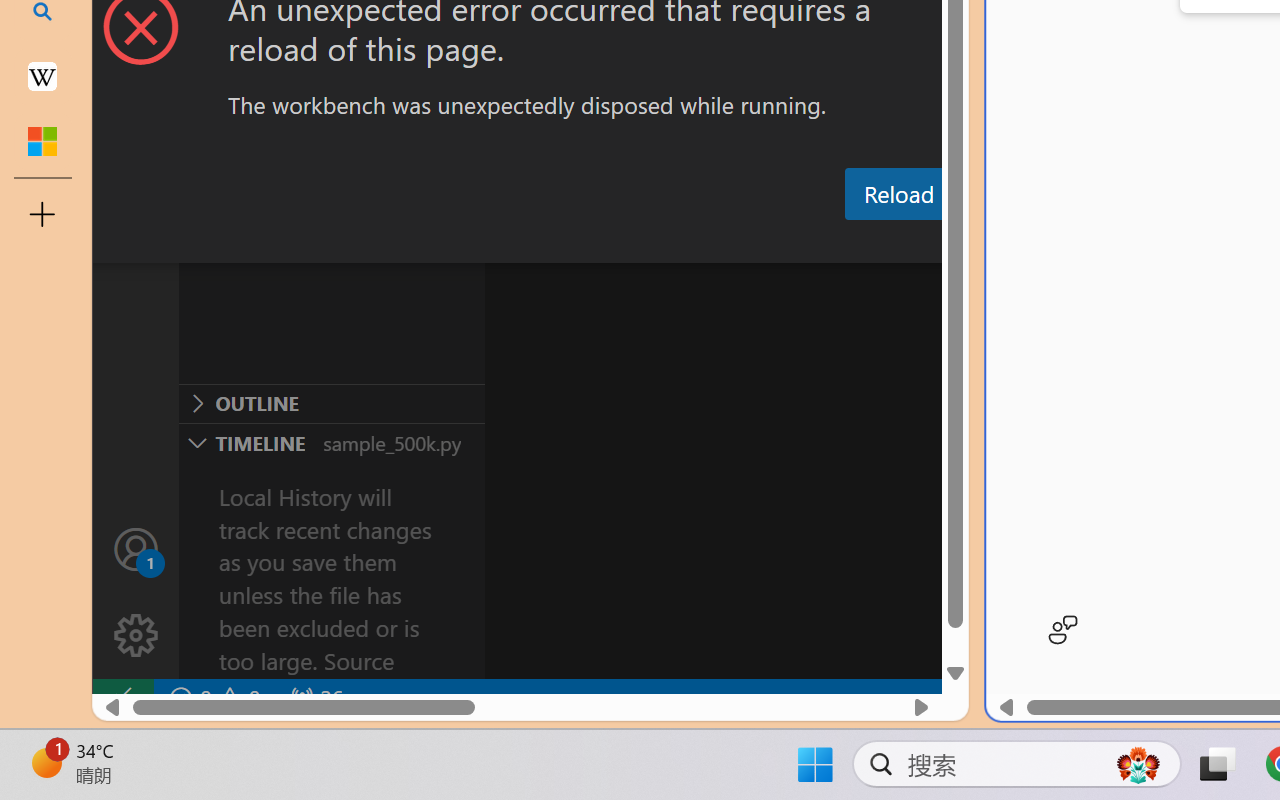 The width and height of the screenshot is (1280, 800). What do you see at coordinates (134, 548) in the screenshot?
I see `'Accounts - Sign in requested'` at bounding box center [134, 548].